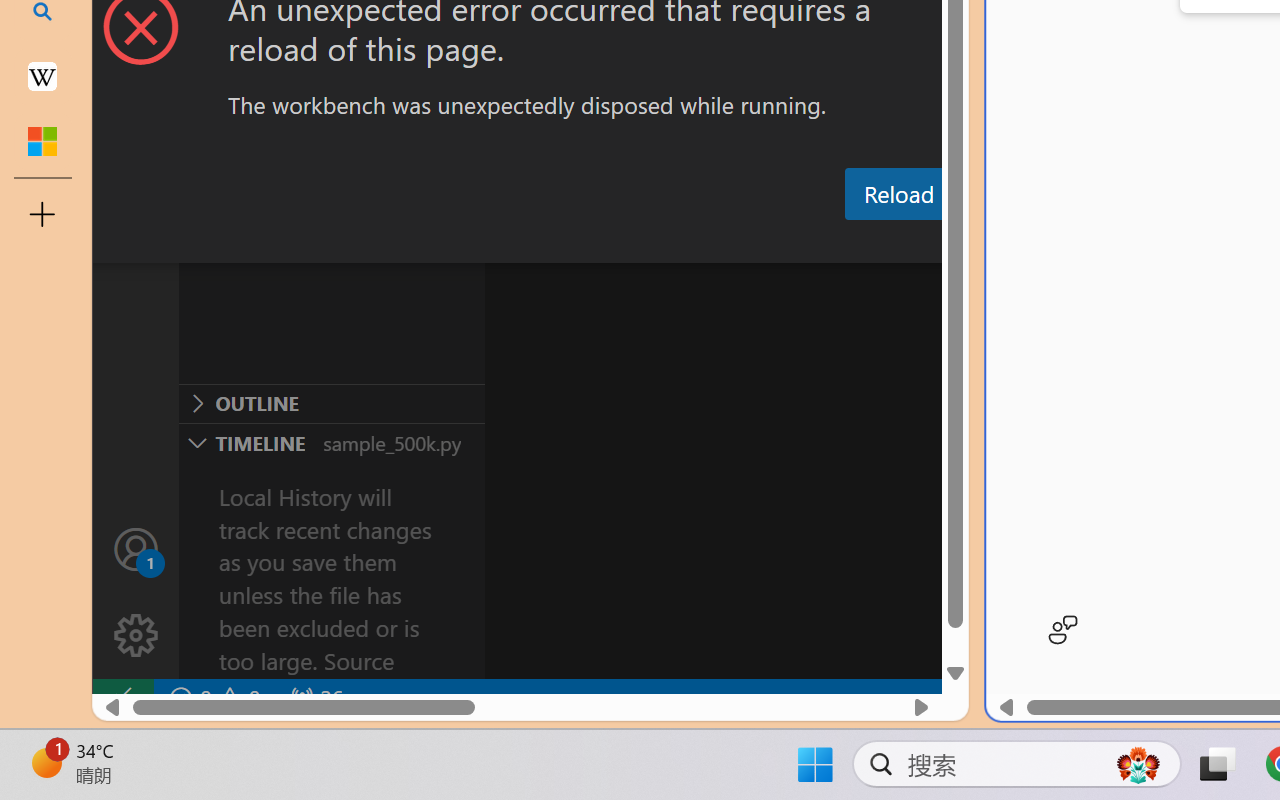 The width and height of the screenshot is (1280, 800). What do you see at coordinates (134, 548) in the screenshot?
I see `'Accounts - Sign in requested'` at bounding box center [134, 548].